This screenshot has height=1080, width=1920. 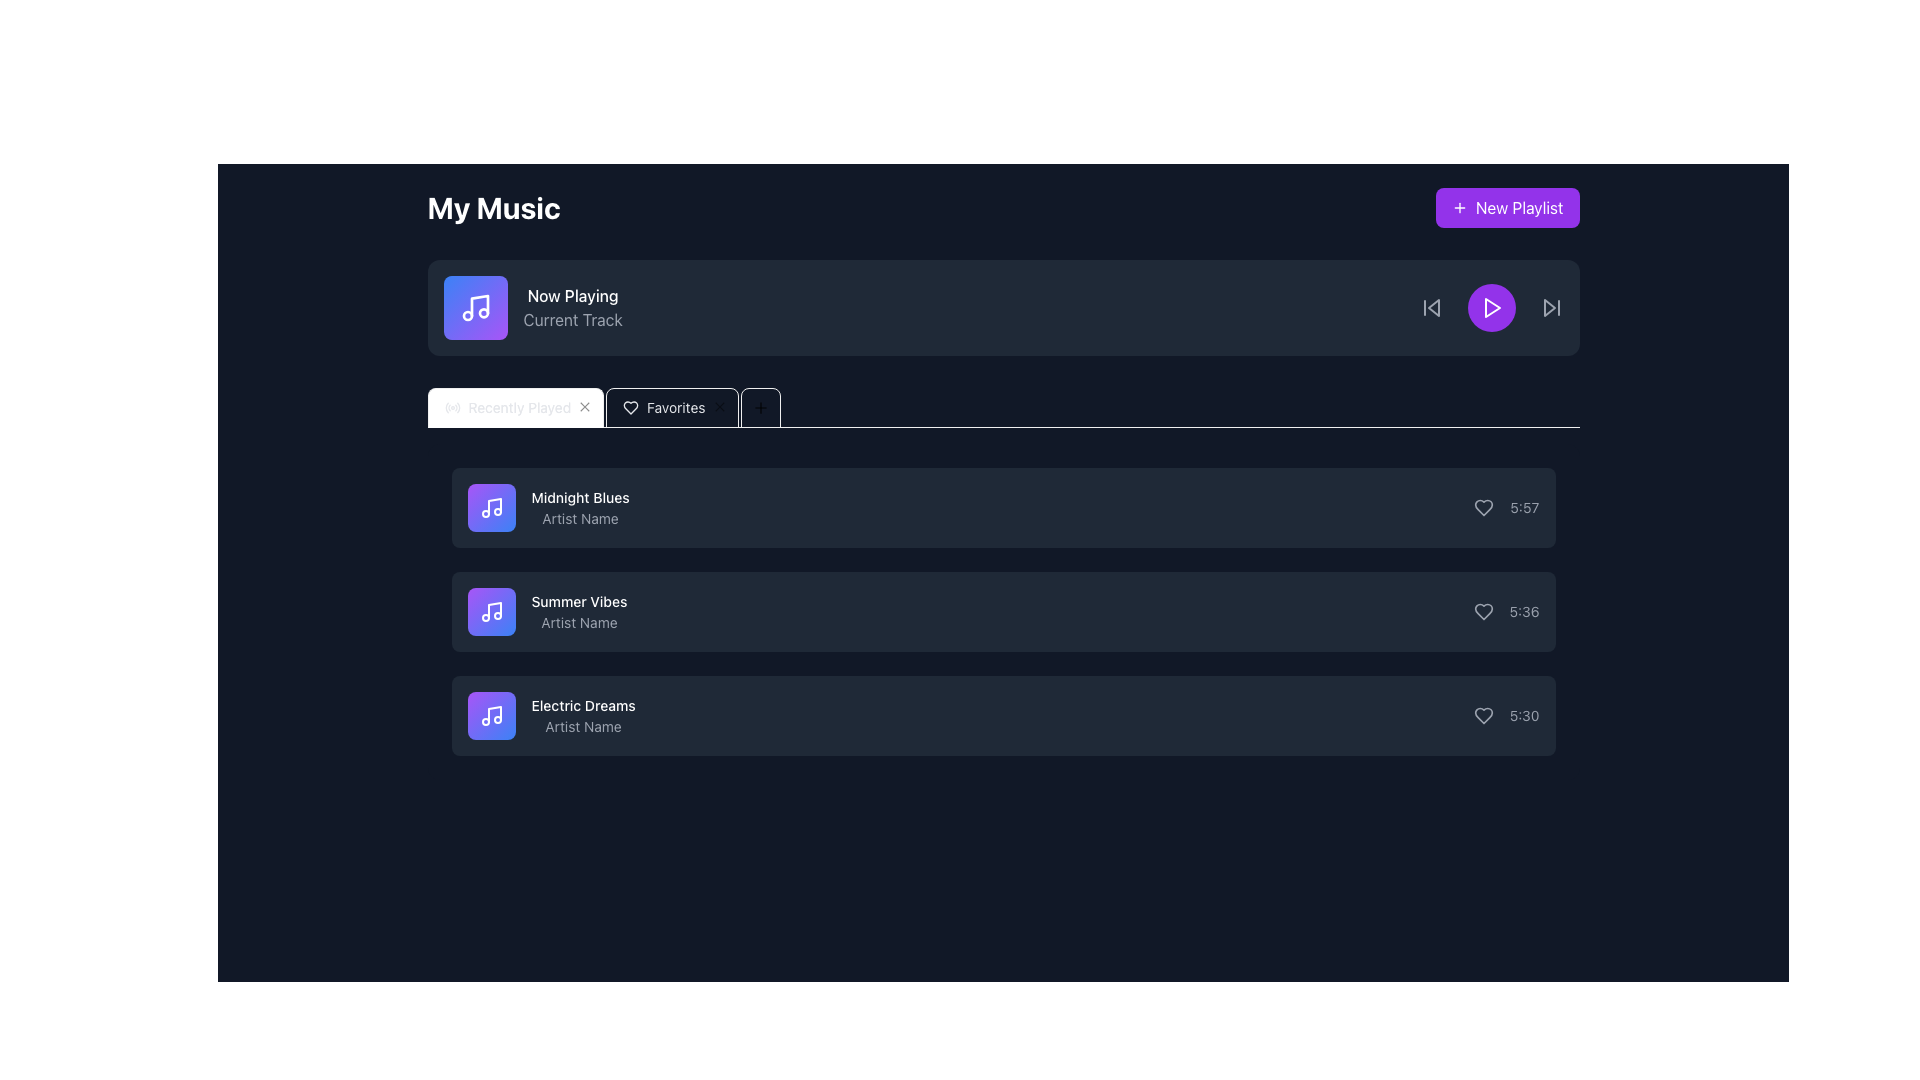 I want to click on the text element displaying the song name 'Summer Vibes' by 'Artist Name', located on the third row in the music browsing interface, so click(x=578, y=611).